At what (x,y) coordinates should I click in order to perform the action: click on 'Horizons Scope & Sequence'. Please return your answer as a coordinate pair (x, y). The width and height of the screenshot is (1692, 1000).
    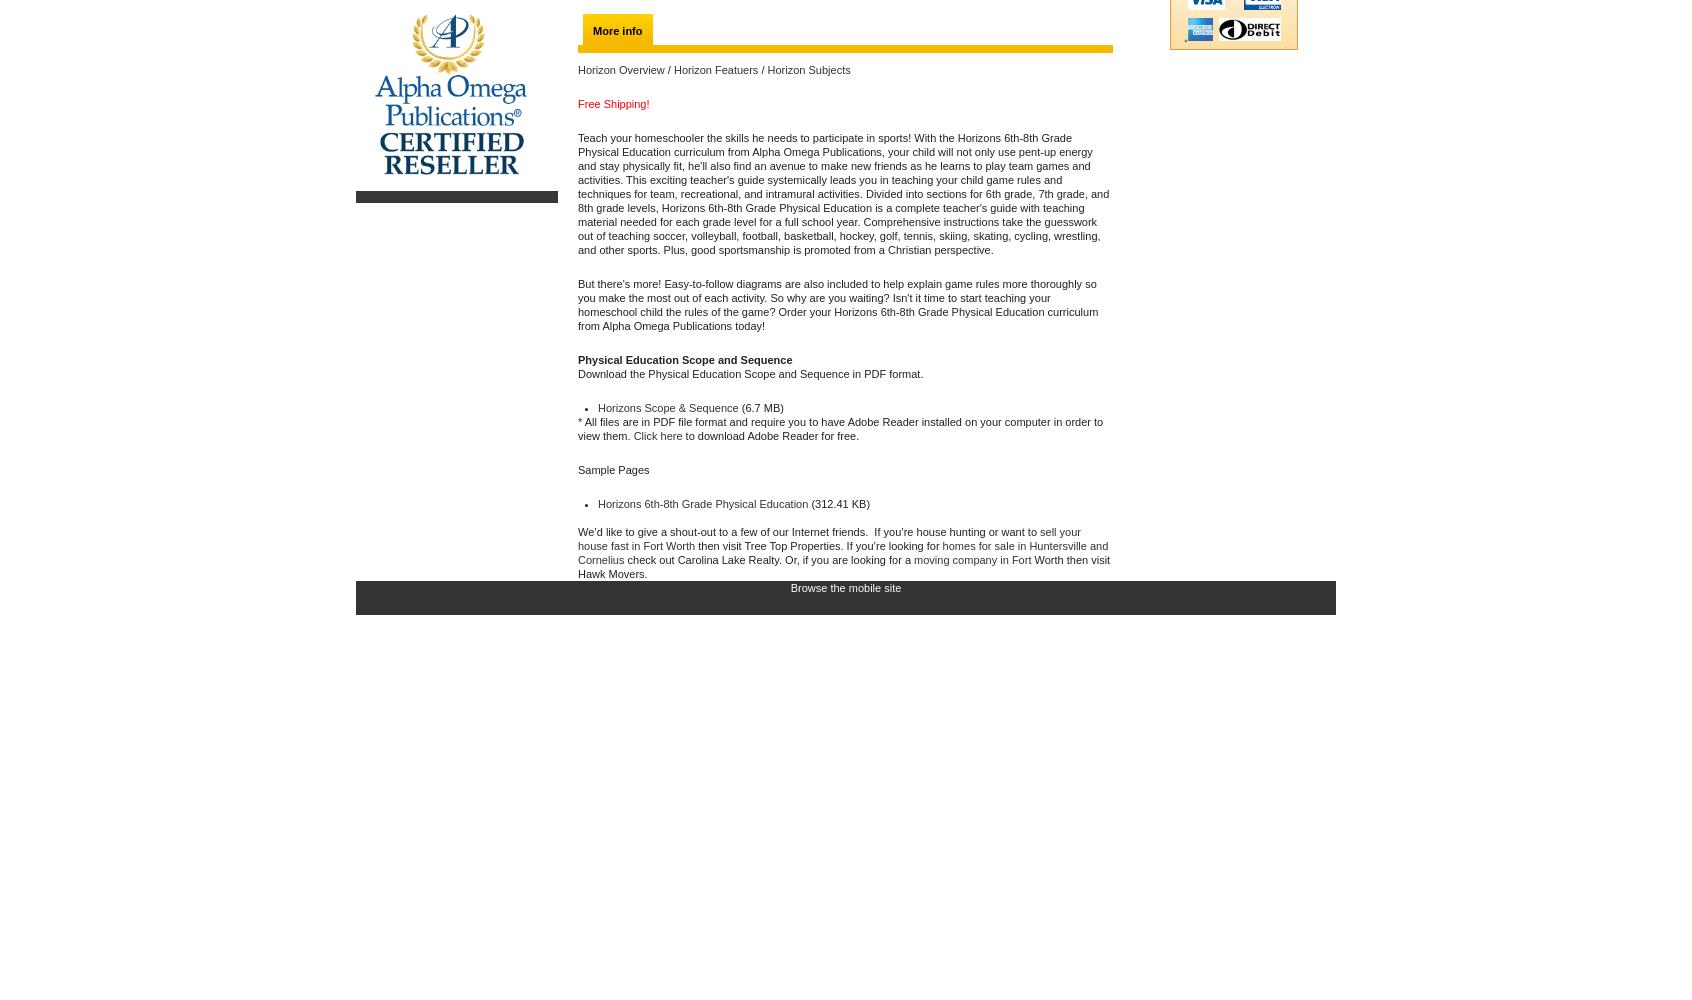
    Looking at the image, I should click on (668, 408).